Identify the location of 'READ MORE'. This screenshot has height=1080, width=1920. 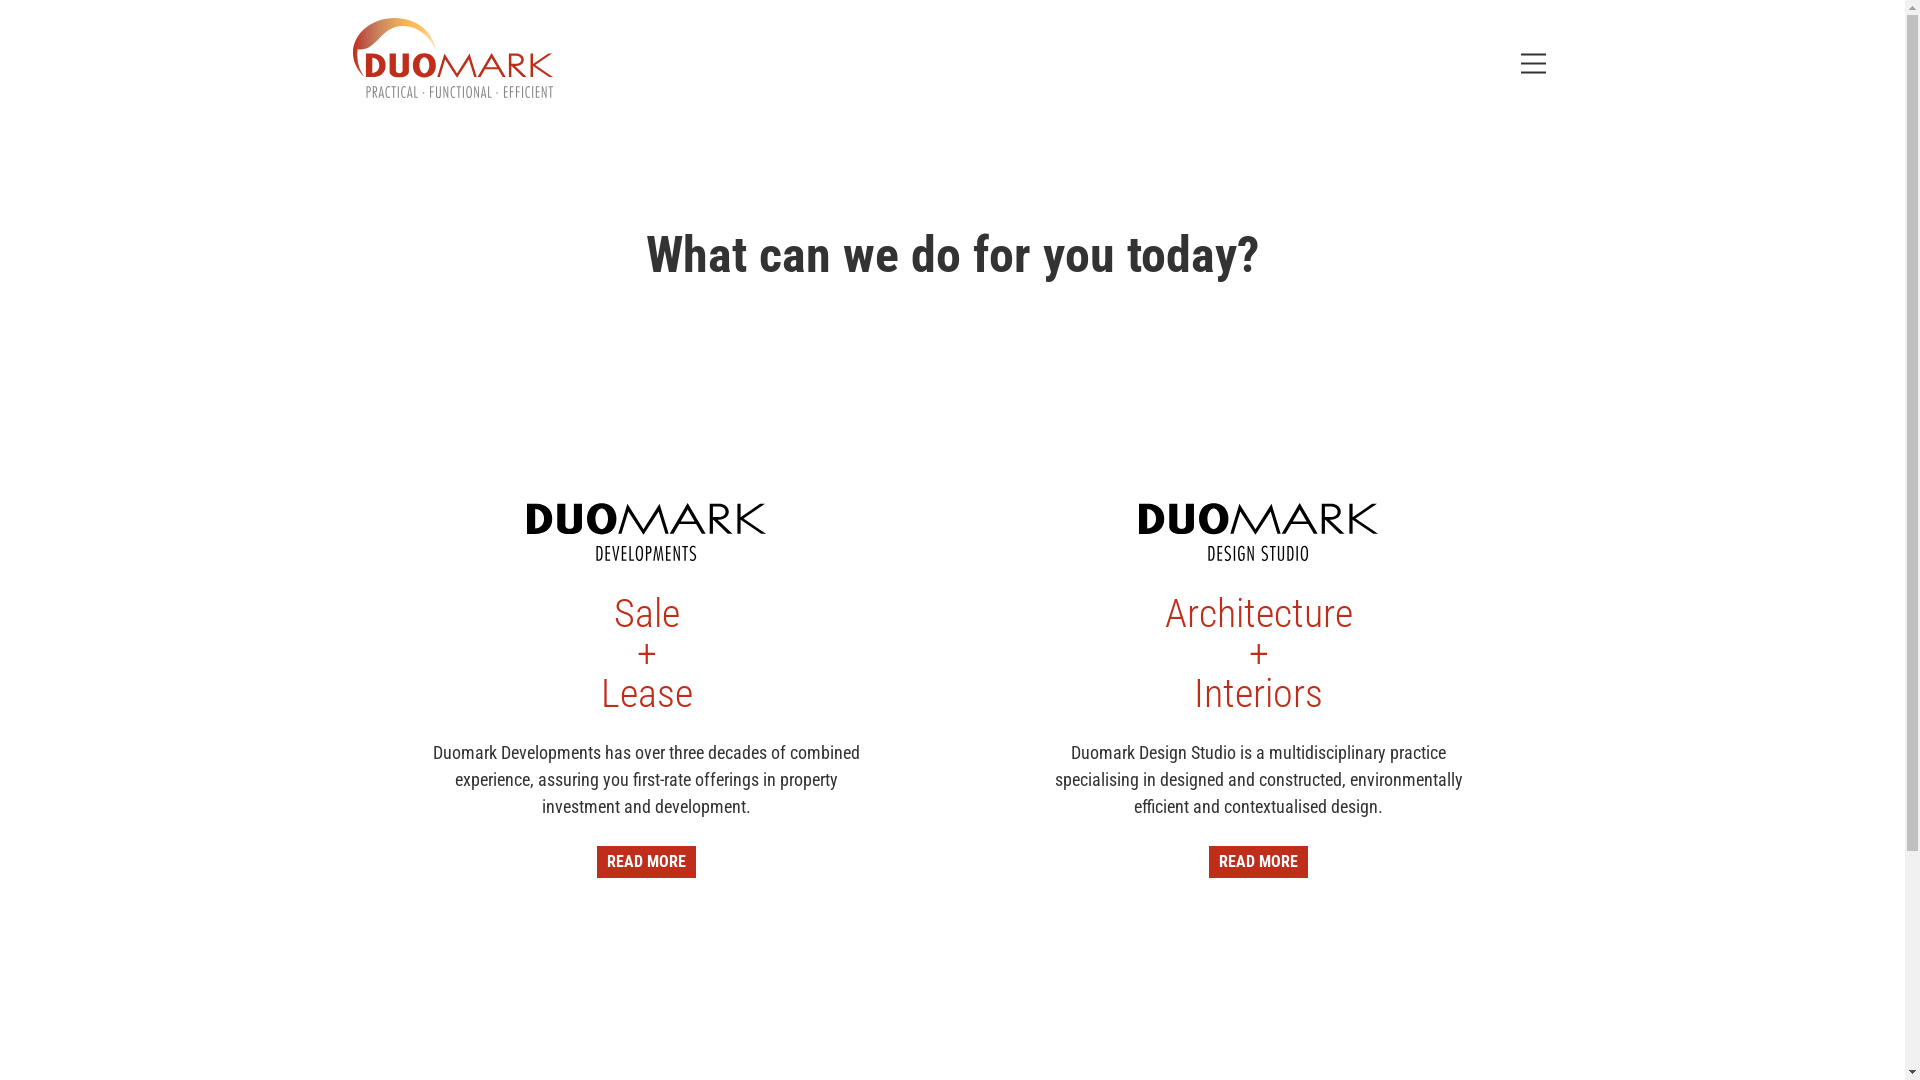
(646, 860).